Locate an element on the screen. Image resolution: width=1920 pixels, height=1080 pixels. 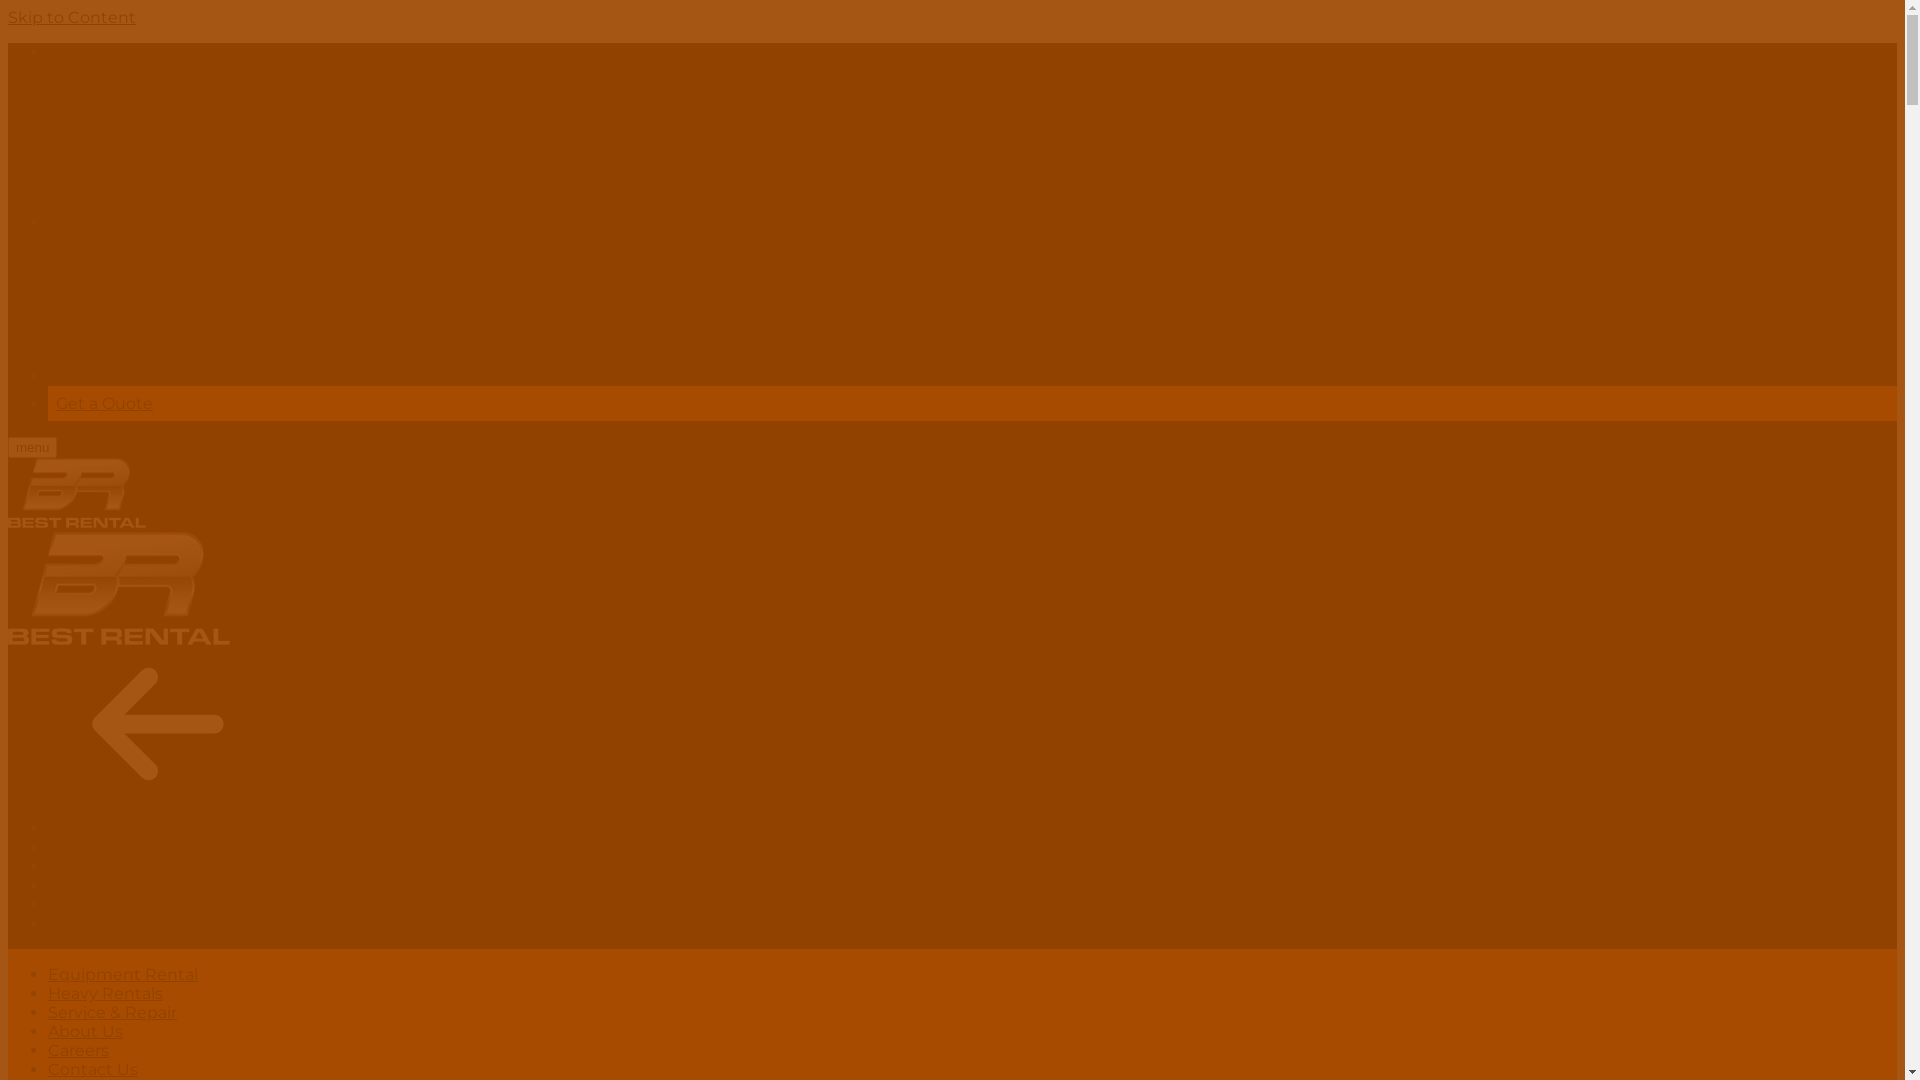
'About Us' is located at coordinates (84, 884).